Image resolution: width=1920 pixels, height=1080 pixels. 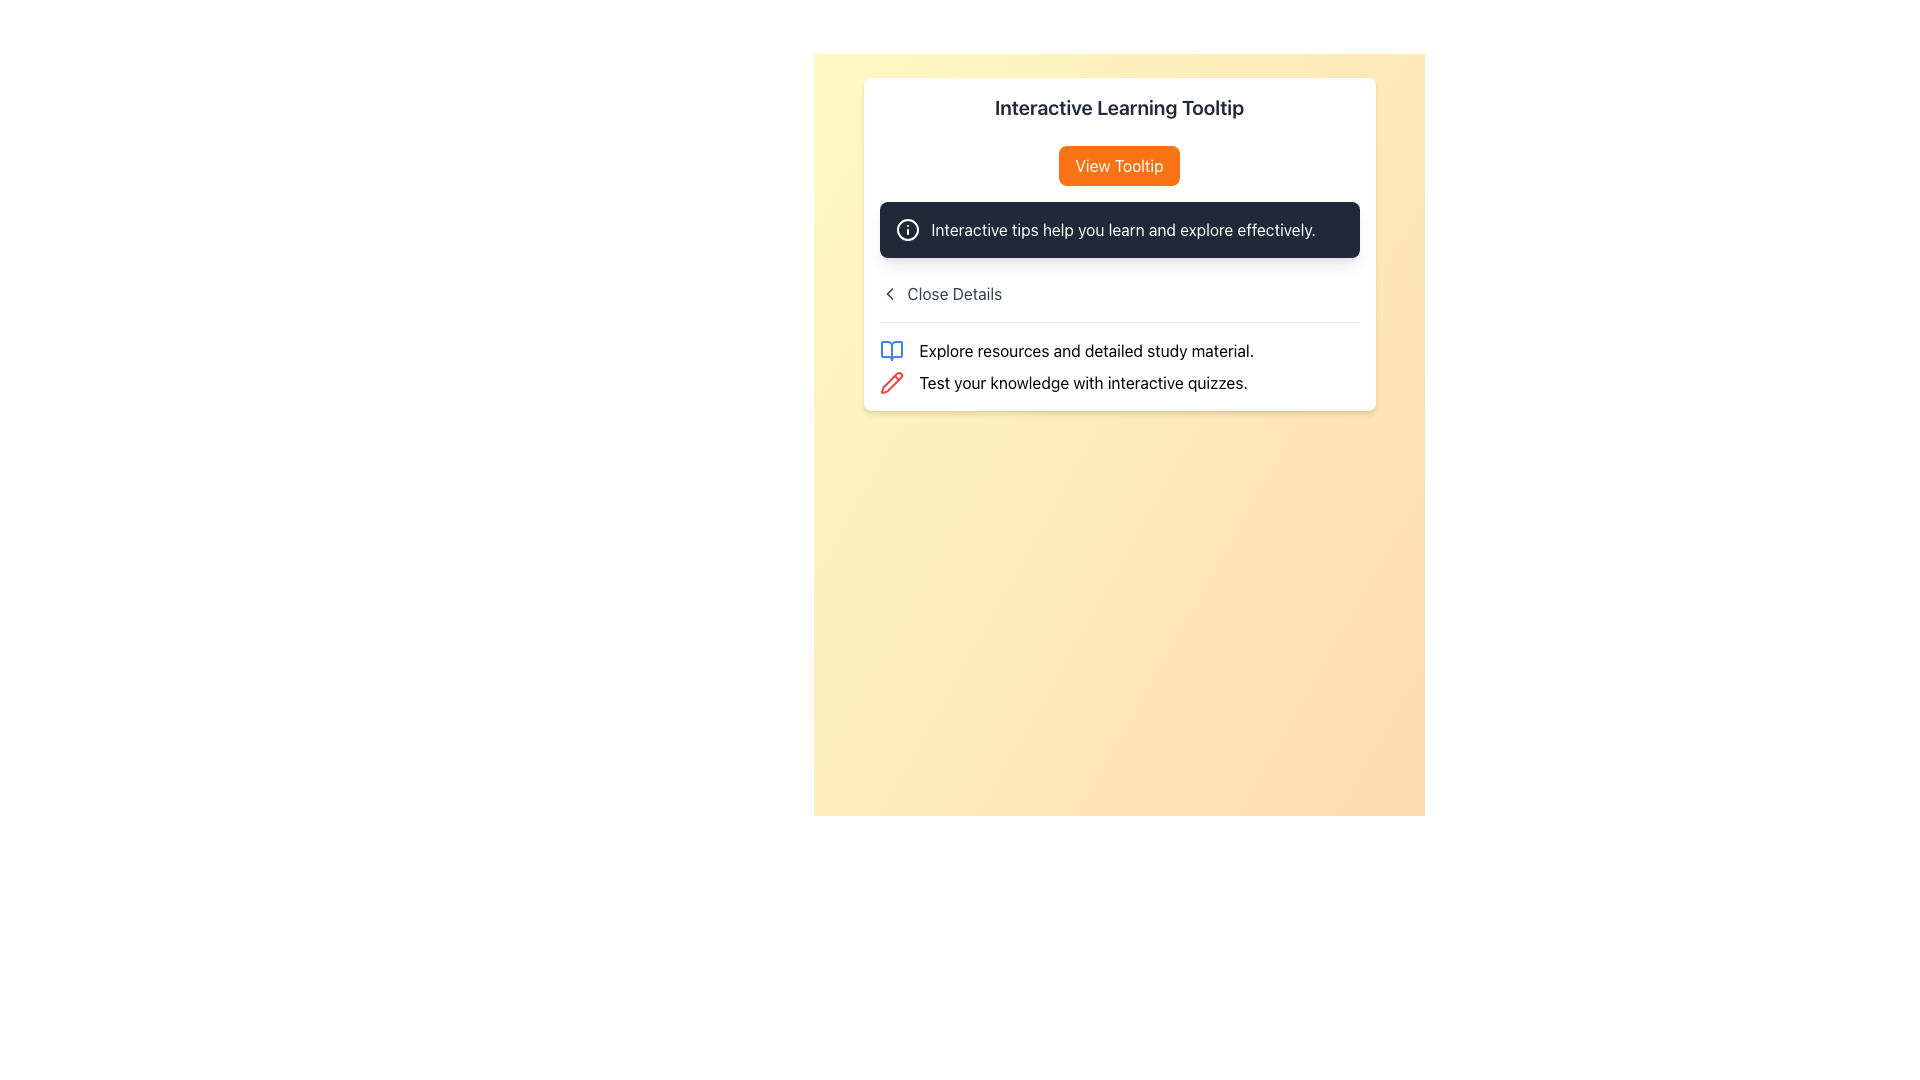 What do you see at coordinates (890, 350) in the screenshot?
I see `the educational resources icon that visually represents study materials, positioned at the beginning of the horizontal arrangement with the text 'Explore resources and detailed study material.'` at bounding box center [890, 350].